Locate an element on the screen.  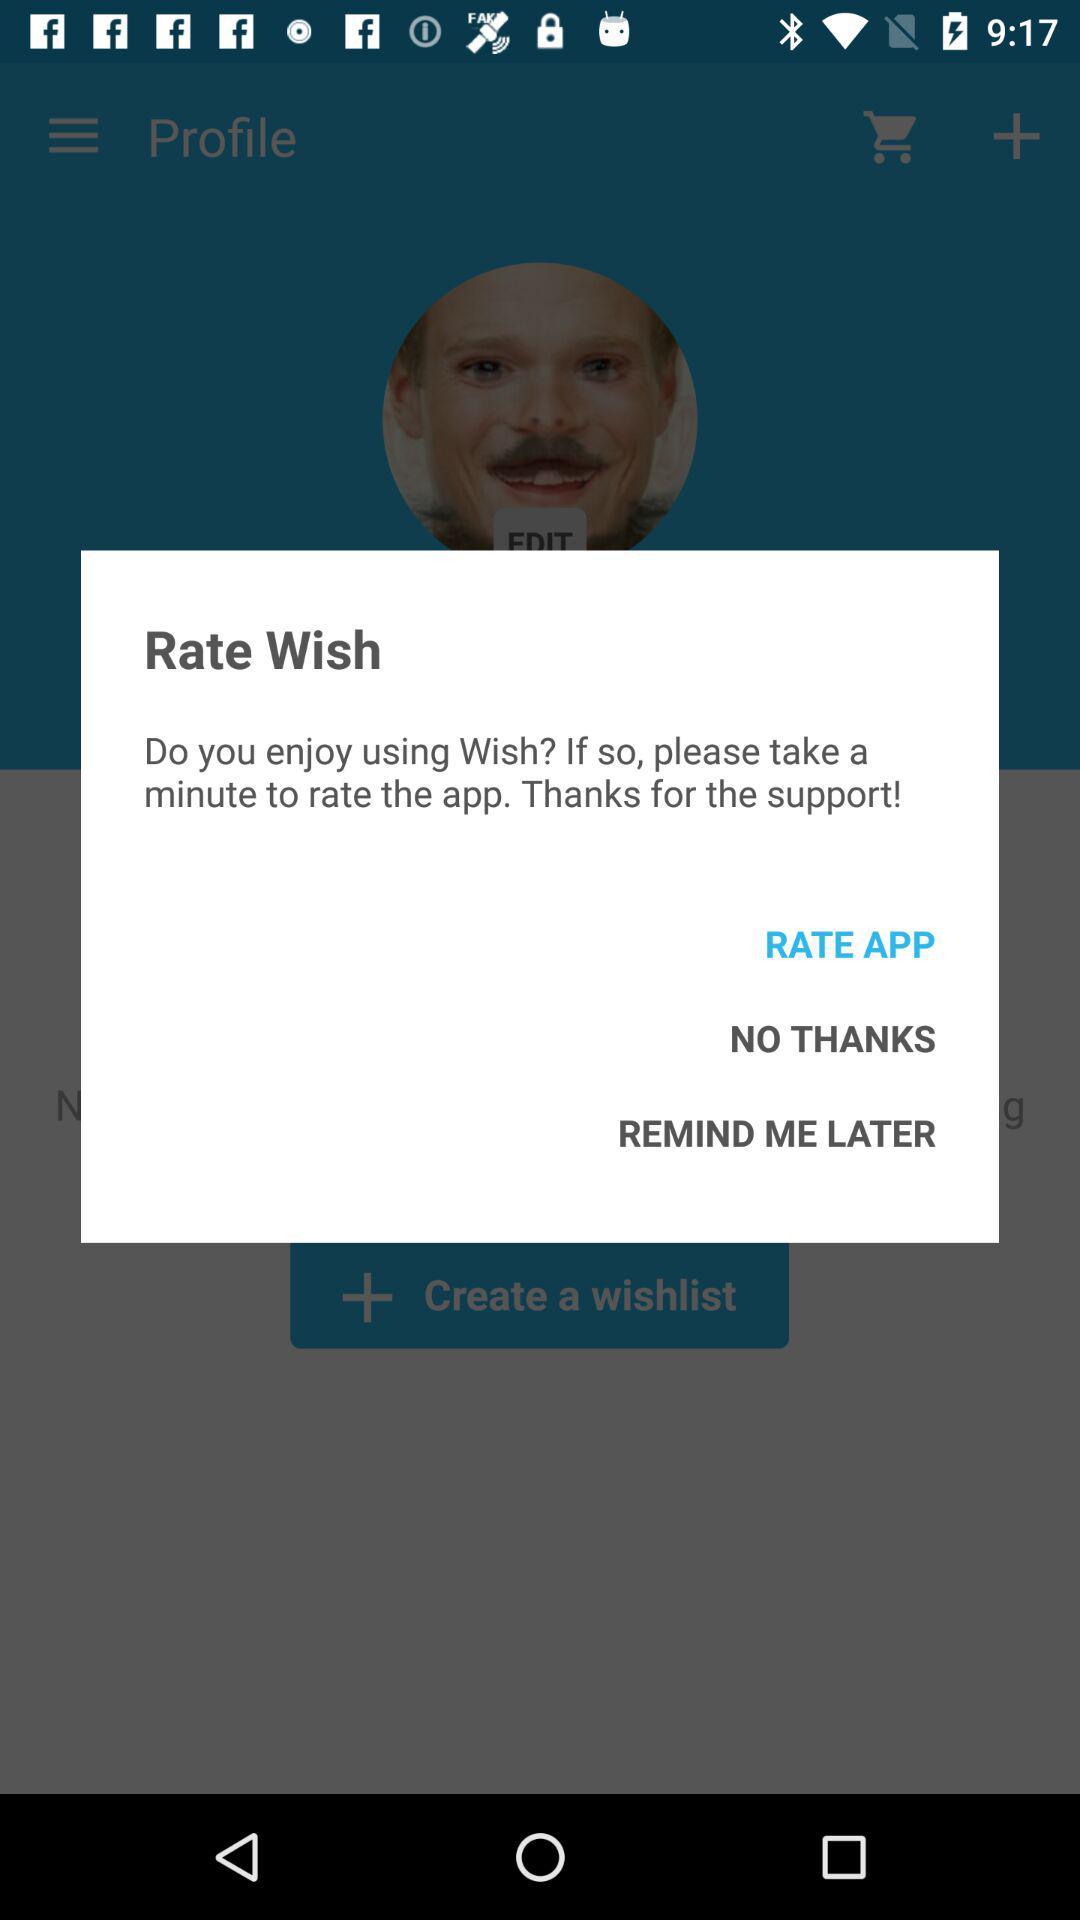
icon below the no thanks item is located at coordinates (775, 1132).